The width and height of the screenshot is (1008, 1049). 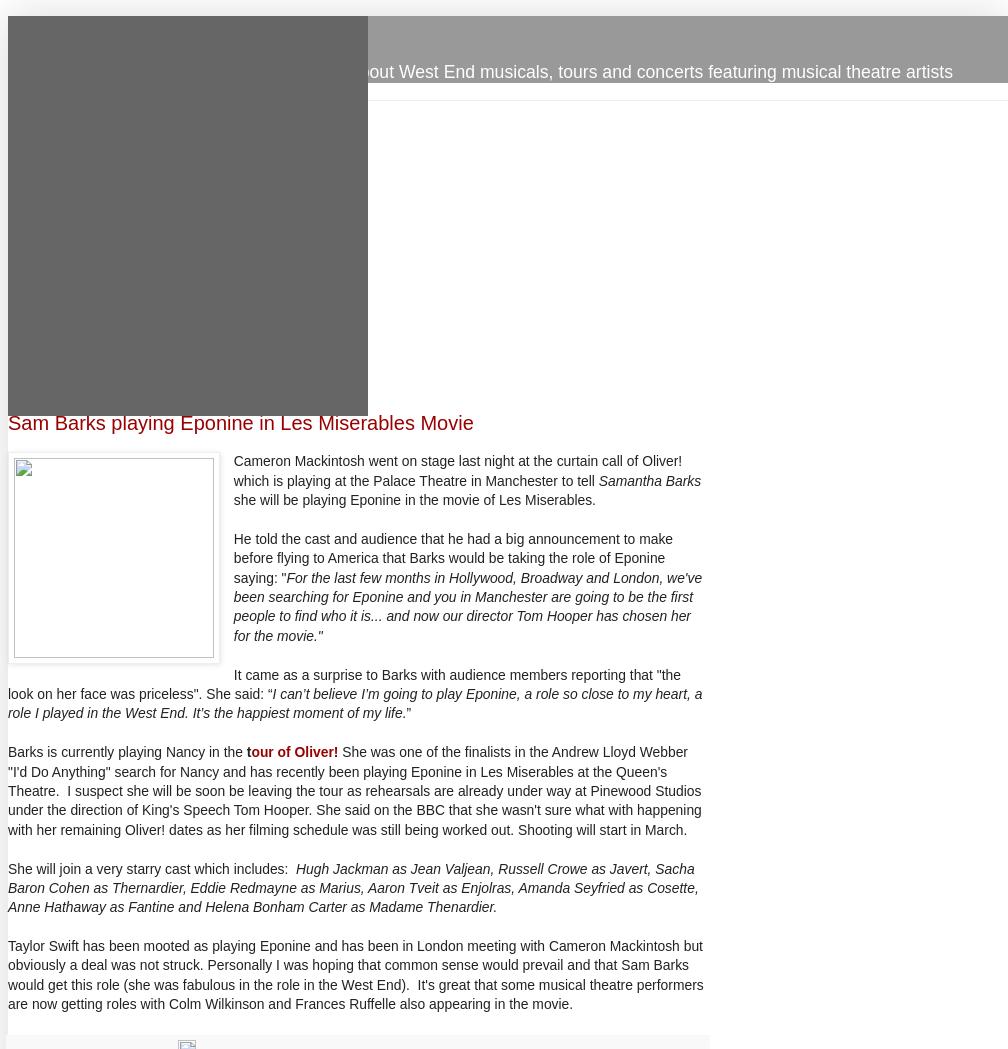 What do you see at coordinates (294, 751) in the screenshot?
I see `'our of Oliver!'` at bounding box center [294, 751].